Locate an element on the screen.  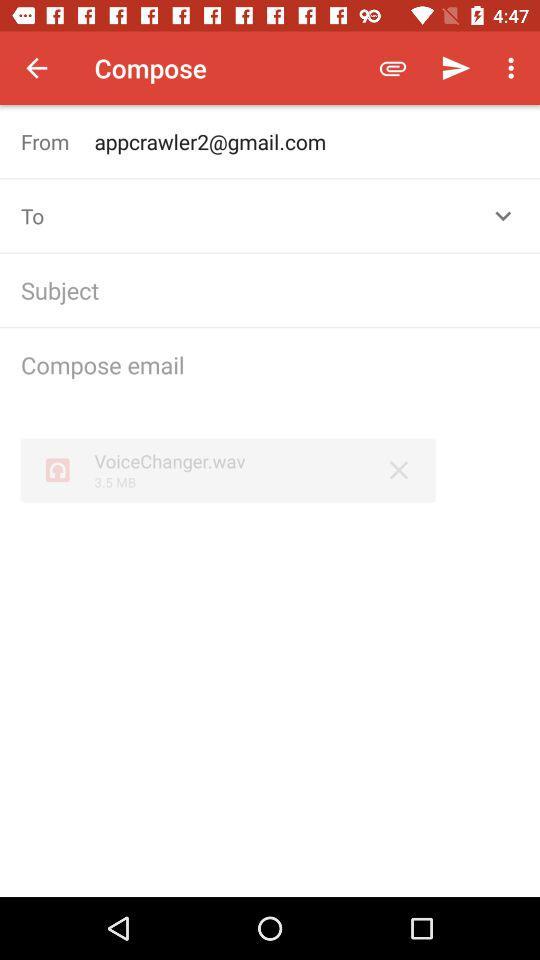
the icon to the right of the voicechanger.wav icon is located at coordinates (399, 470).